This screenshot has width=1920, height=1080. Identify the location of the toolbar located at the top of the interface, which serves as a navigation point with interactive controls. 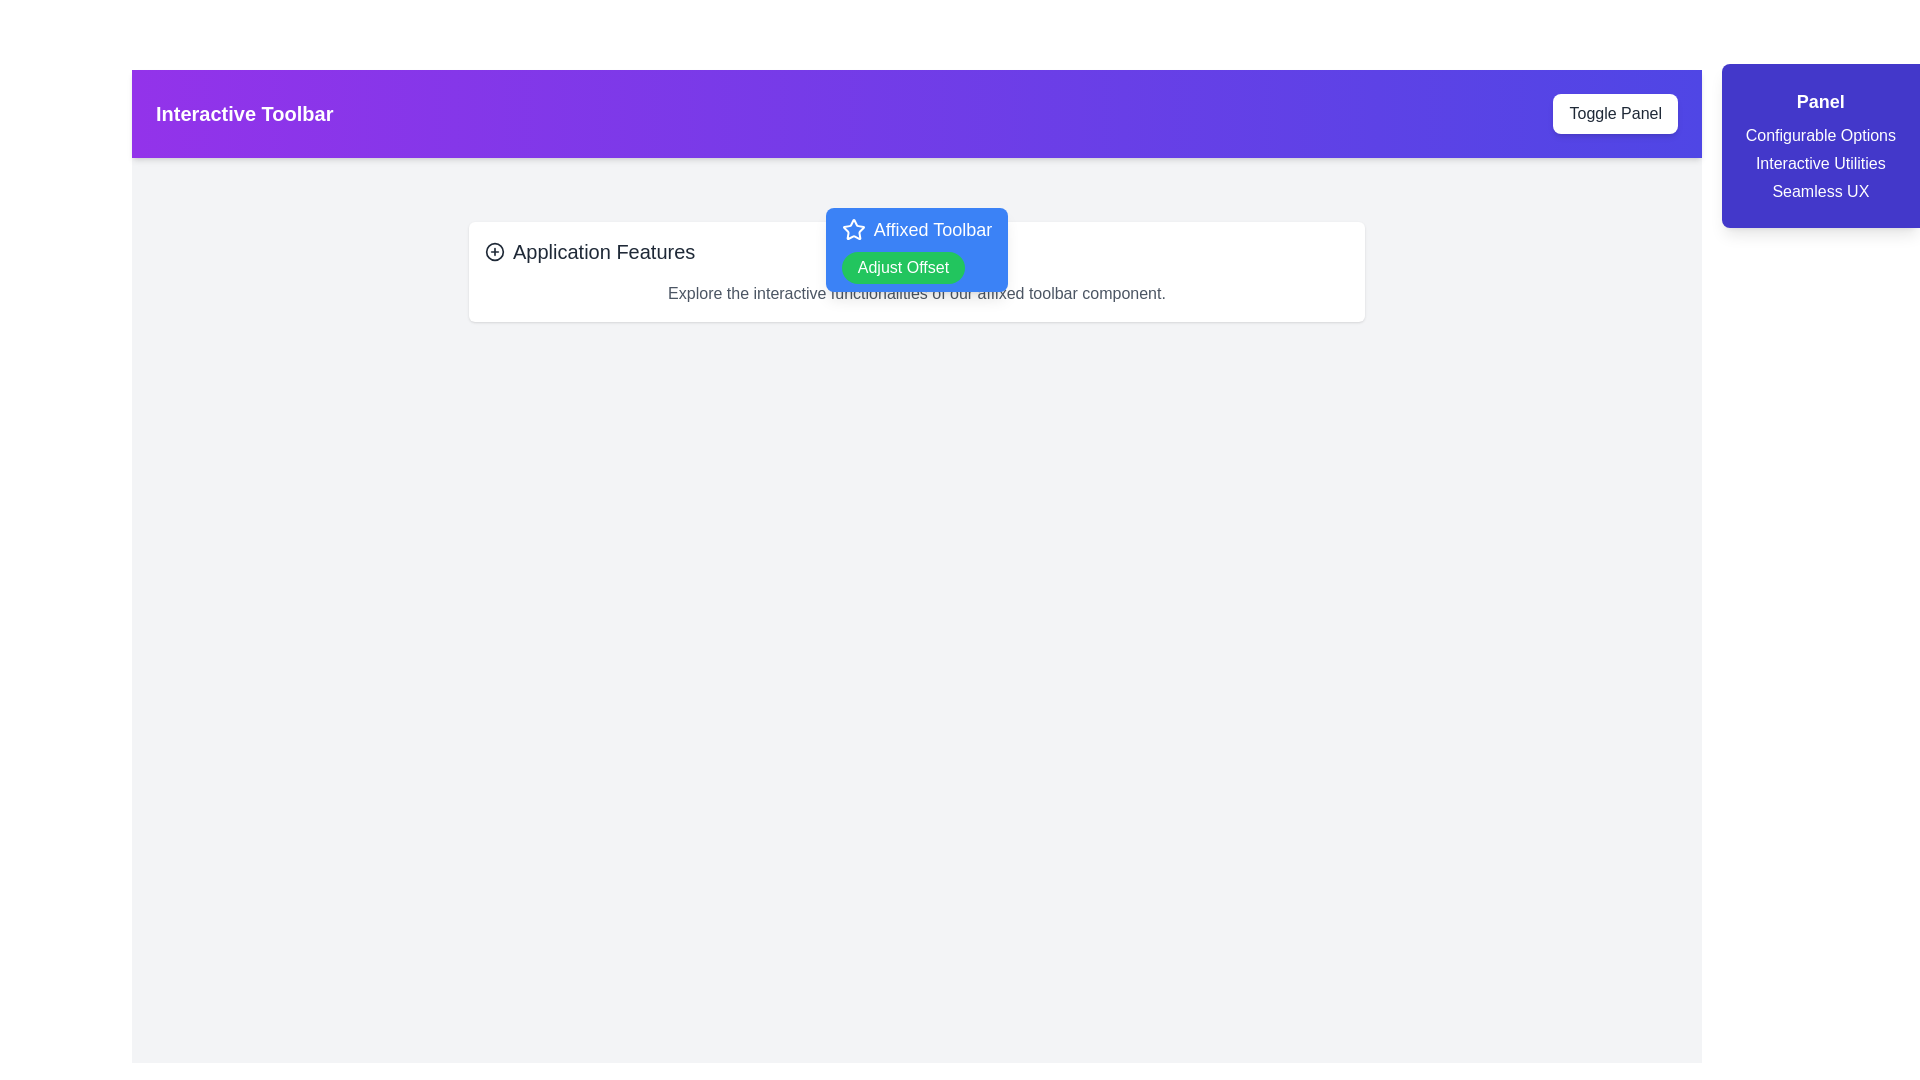
(915, 114).